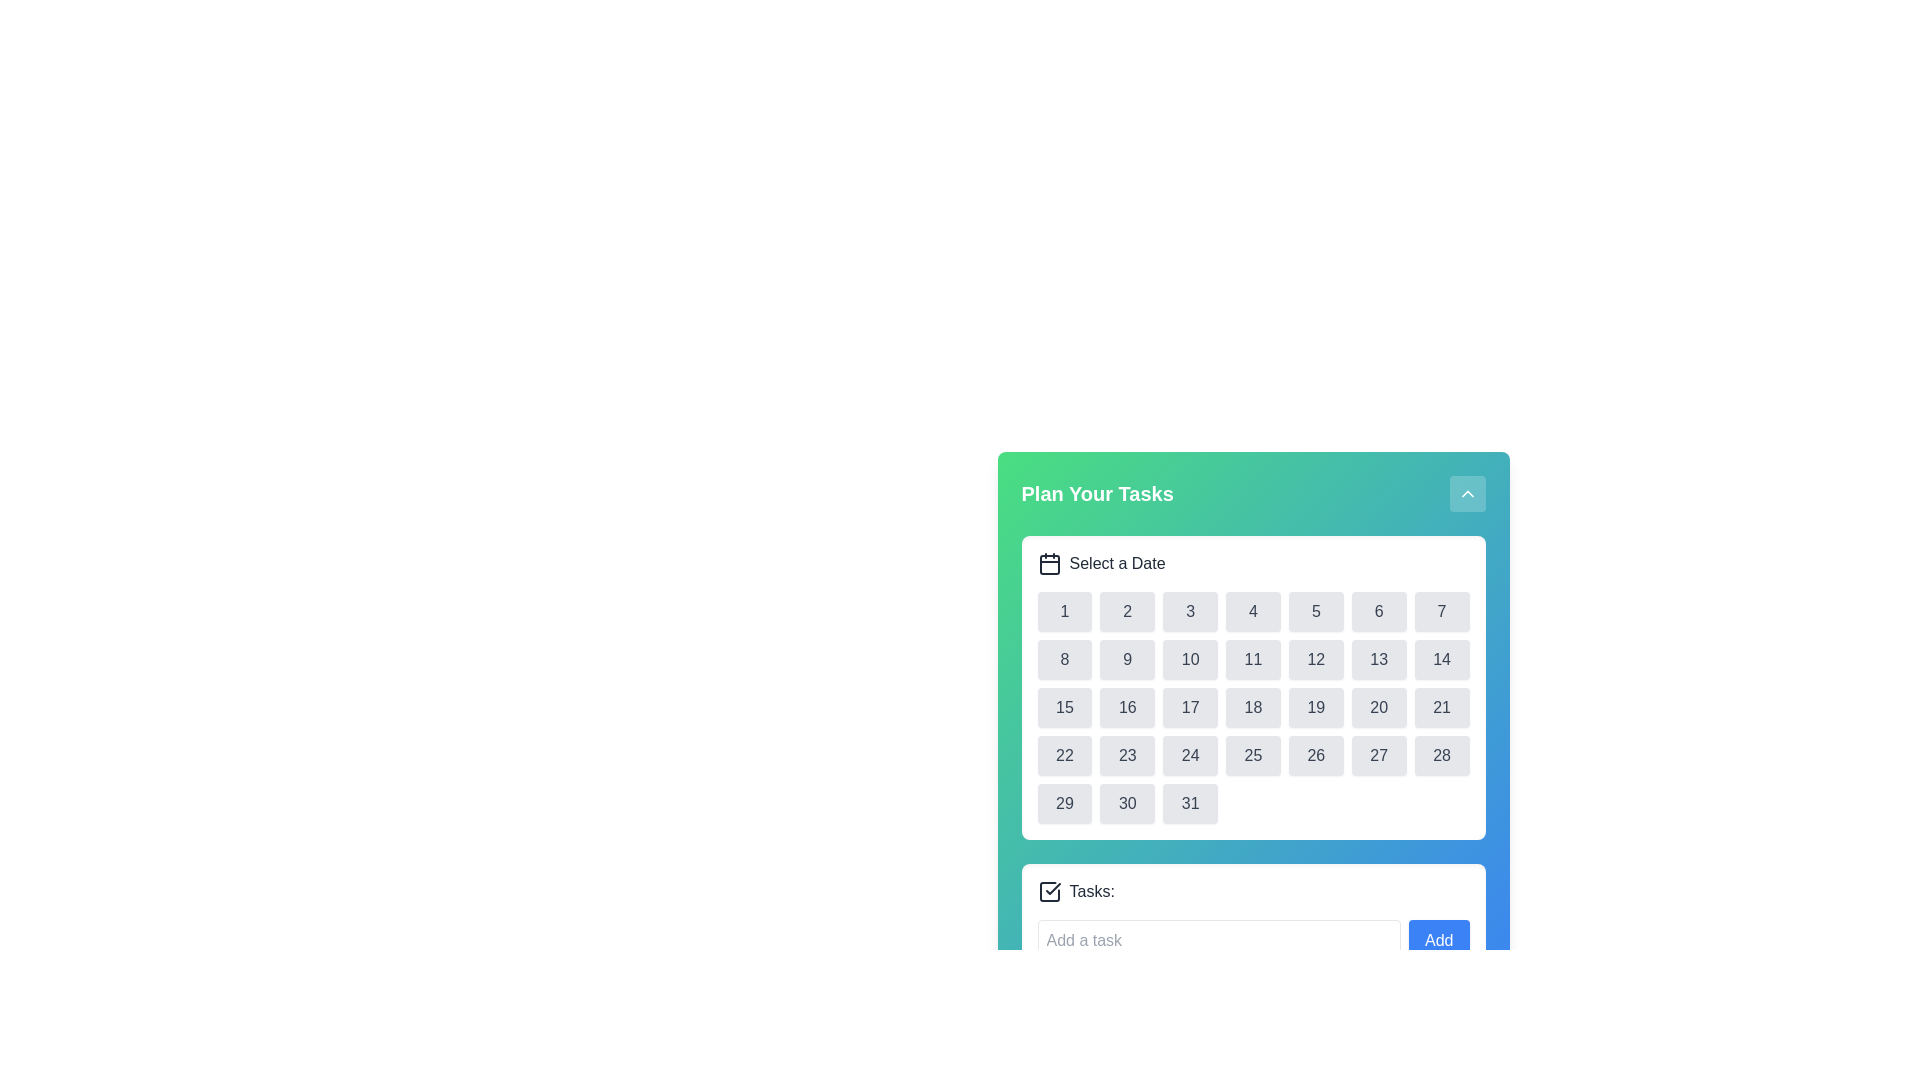 The width and height of the screenshot is (1920, 1080). What do you see at coordinates (1467, 493) in the screenshot?
I see `the small button` at bounding box center [1467, 493].